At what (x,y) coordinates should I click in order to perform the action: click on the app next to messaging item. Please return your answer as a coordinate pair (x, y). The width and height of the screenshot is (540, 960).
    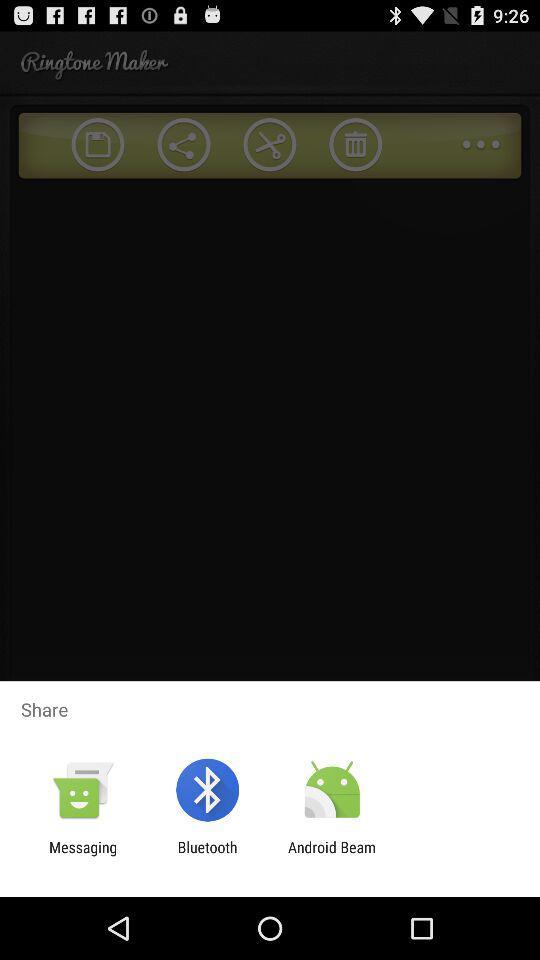
    Looking at the image, I should click on (206, 855).